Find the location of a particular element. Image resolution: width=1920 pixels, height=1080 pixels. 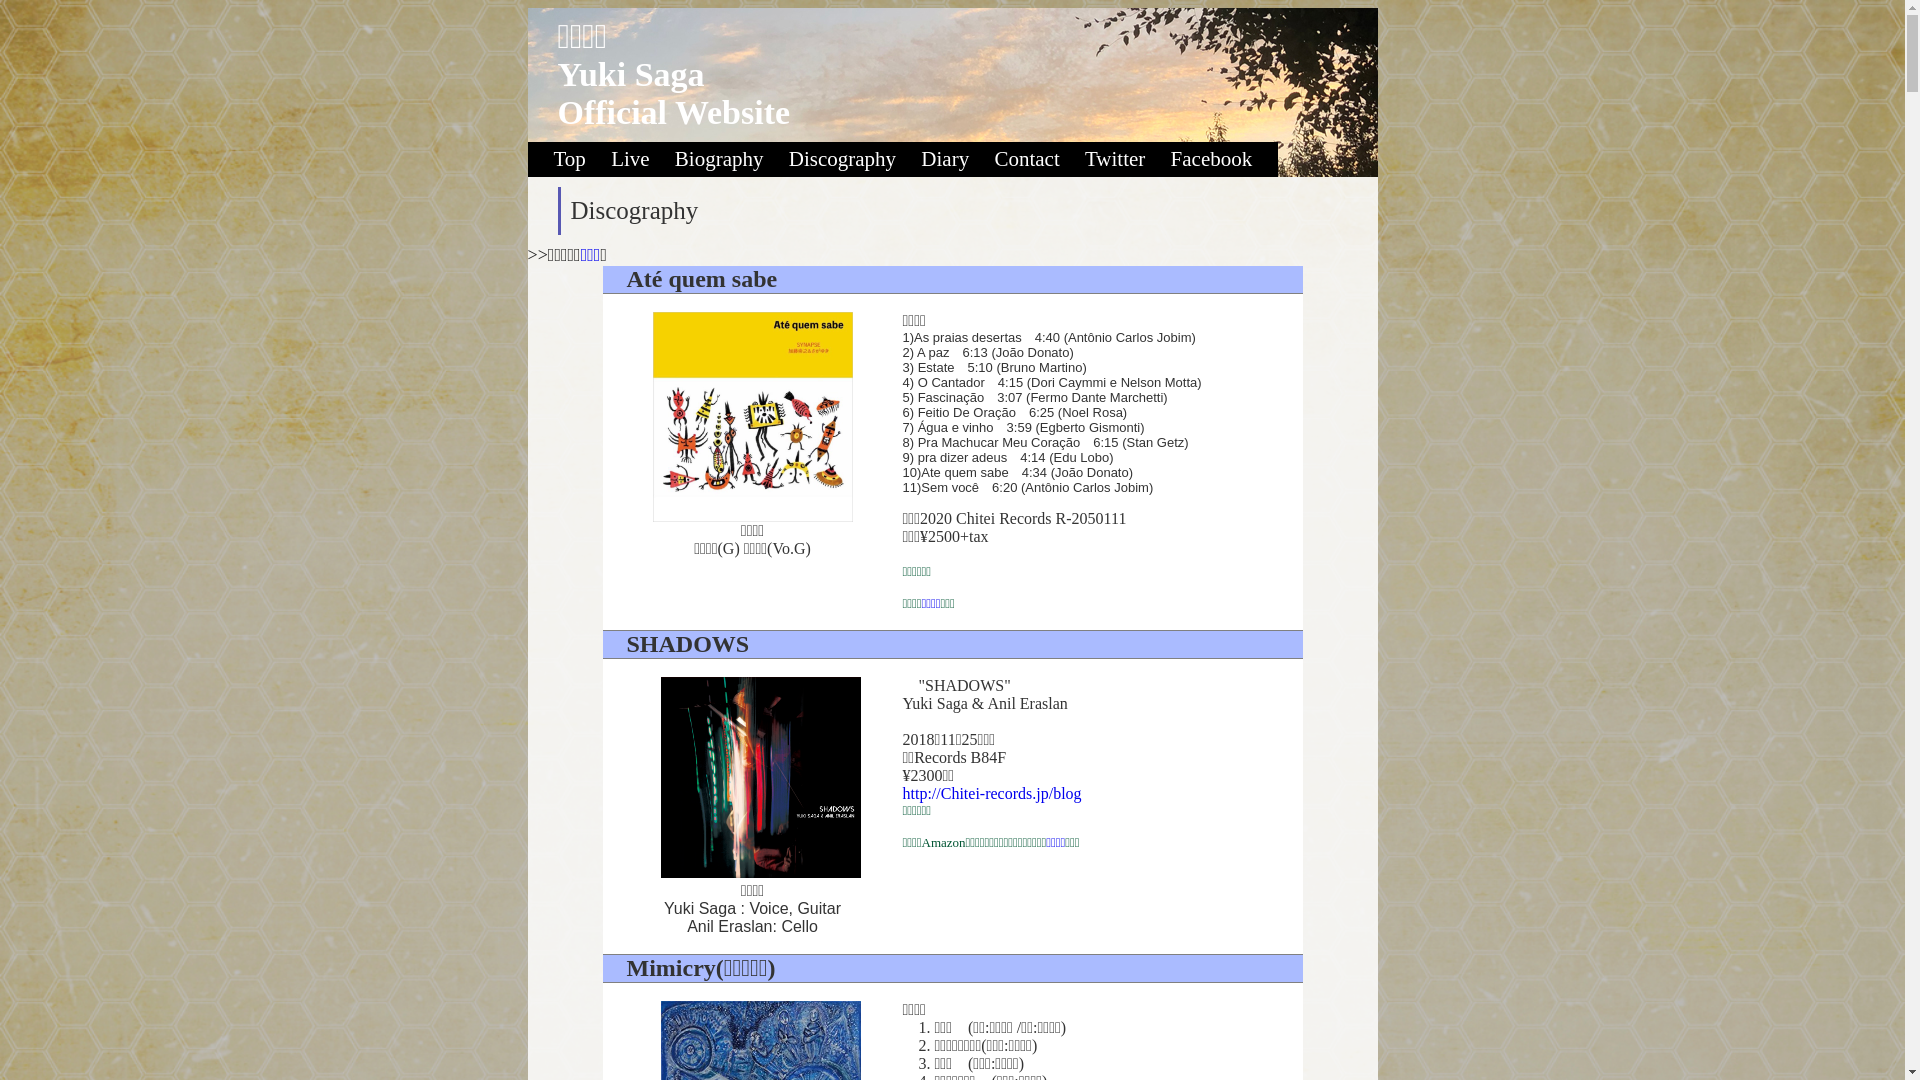

'Diary' is located at coordinates (920, 157).